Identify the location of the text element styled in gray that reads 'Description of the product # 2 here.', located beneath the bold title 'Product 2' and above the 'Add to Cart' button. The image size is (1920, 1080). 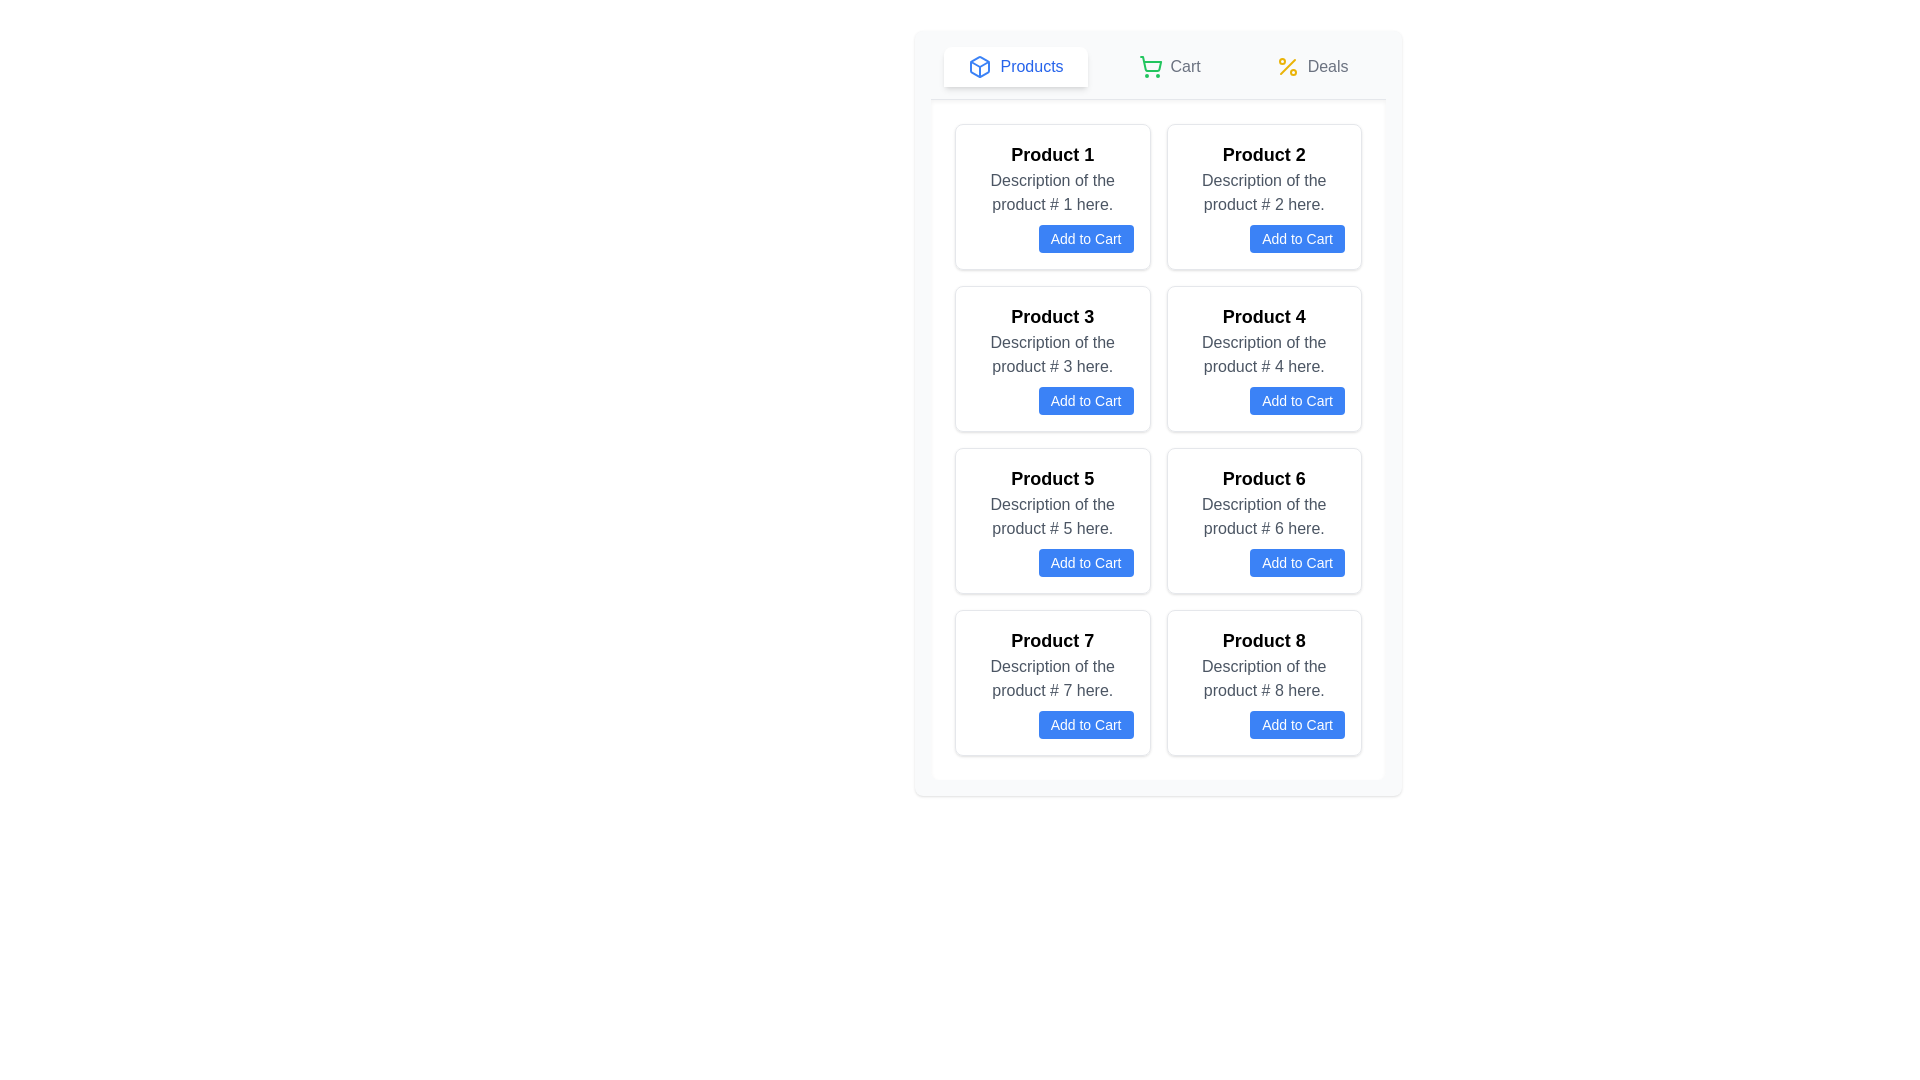
(1263, 192).